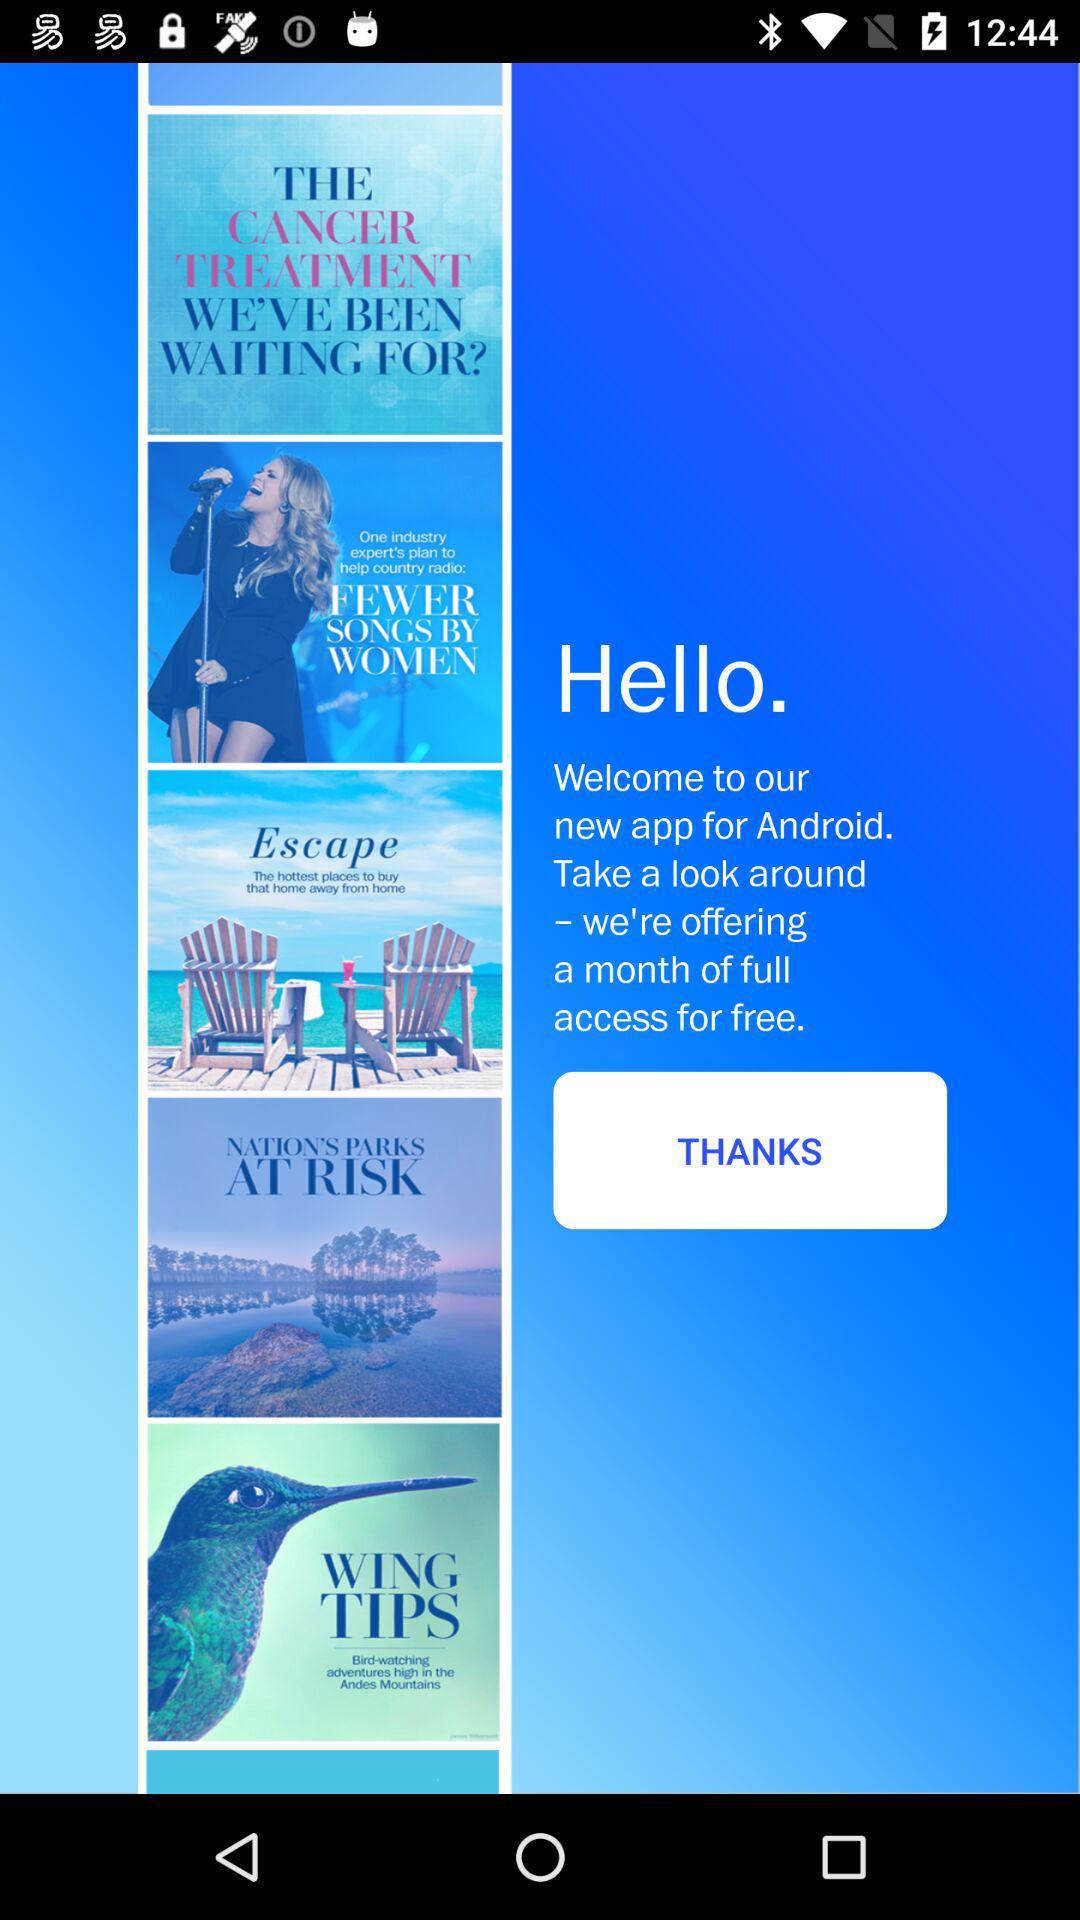 The width and height of the screenshot is (1080, 1920). I want to click on icon below the welcome to our app, so click(750, 1150).